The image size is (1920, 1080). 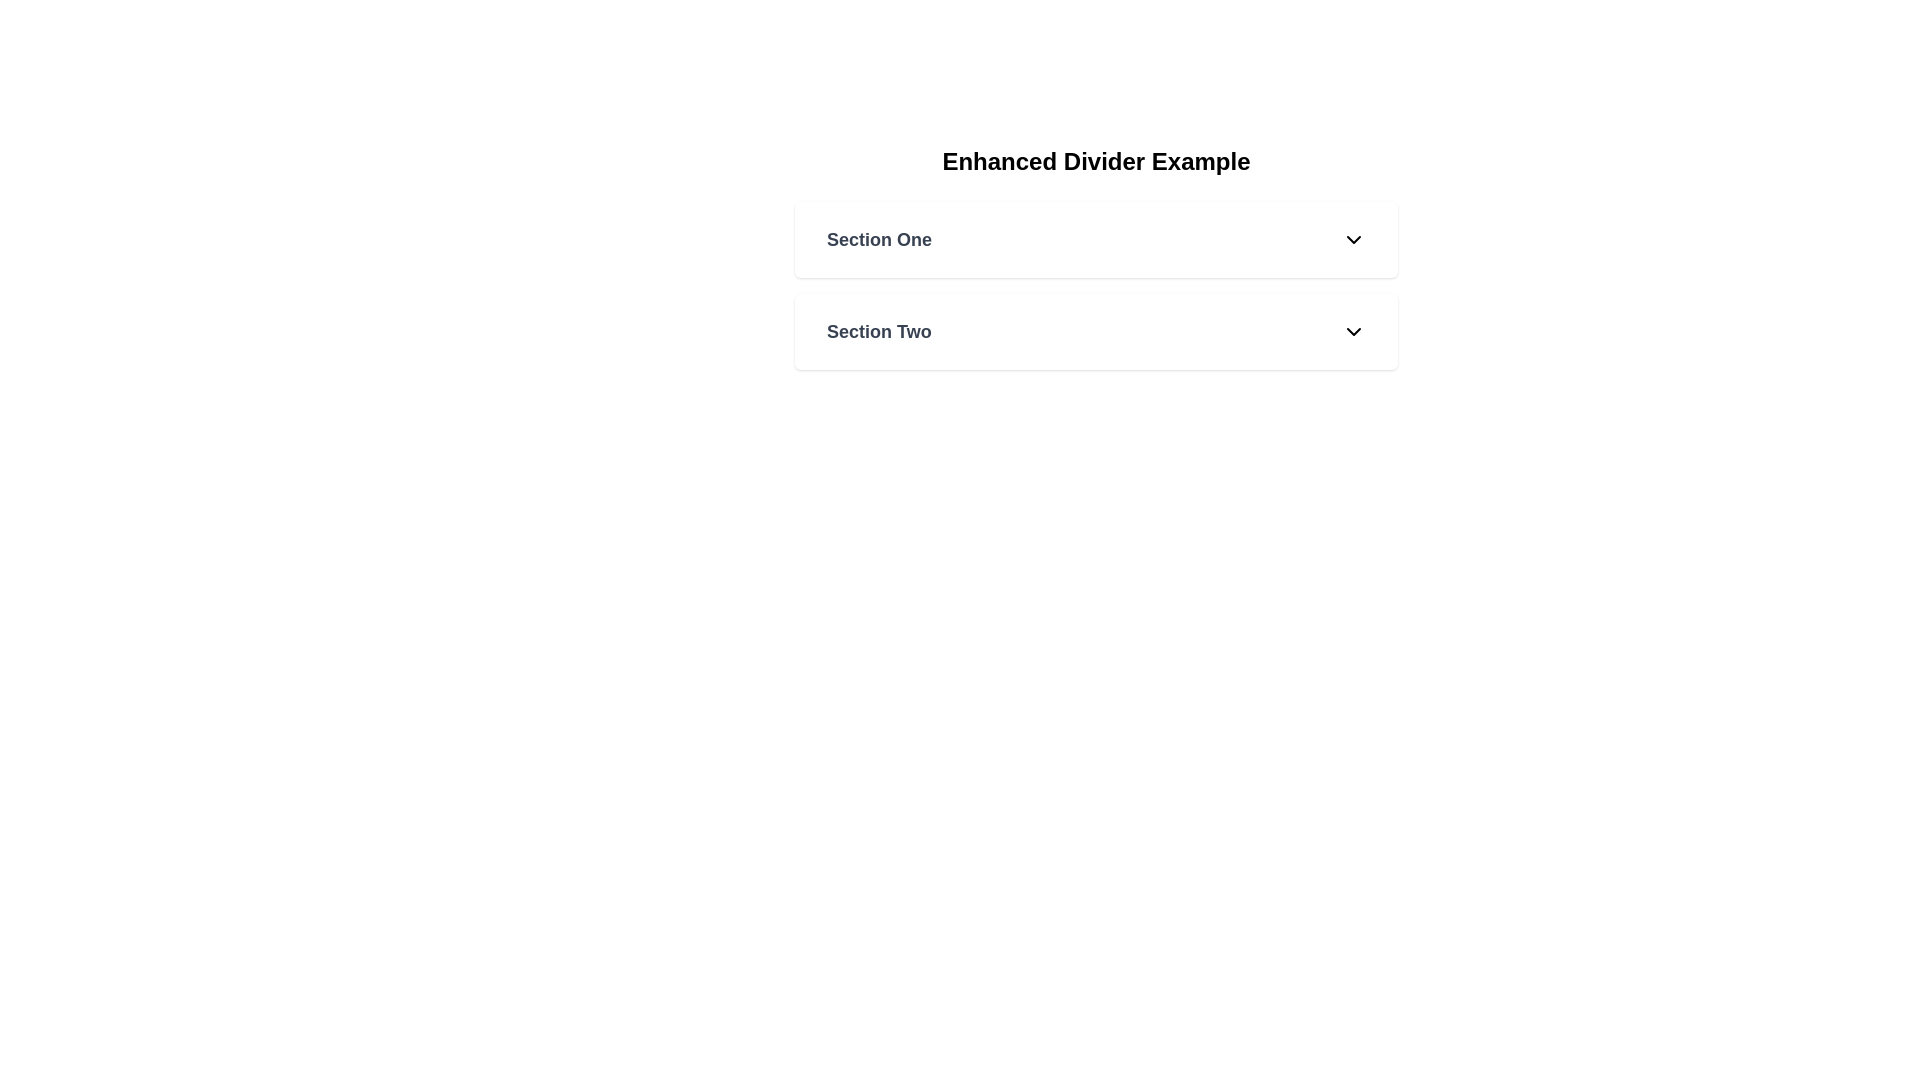 What do you see at coordinates (1095, 257) in the screenshot?
I see `the section title 'Section One' of the collapsible sections component labeled 'Enhanced Divider Example'` at bounding box center [1095, 257].